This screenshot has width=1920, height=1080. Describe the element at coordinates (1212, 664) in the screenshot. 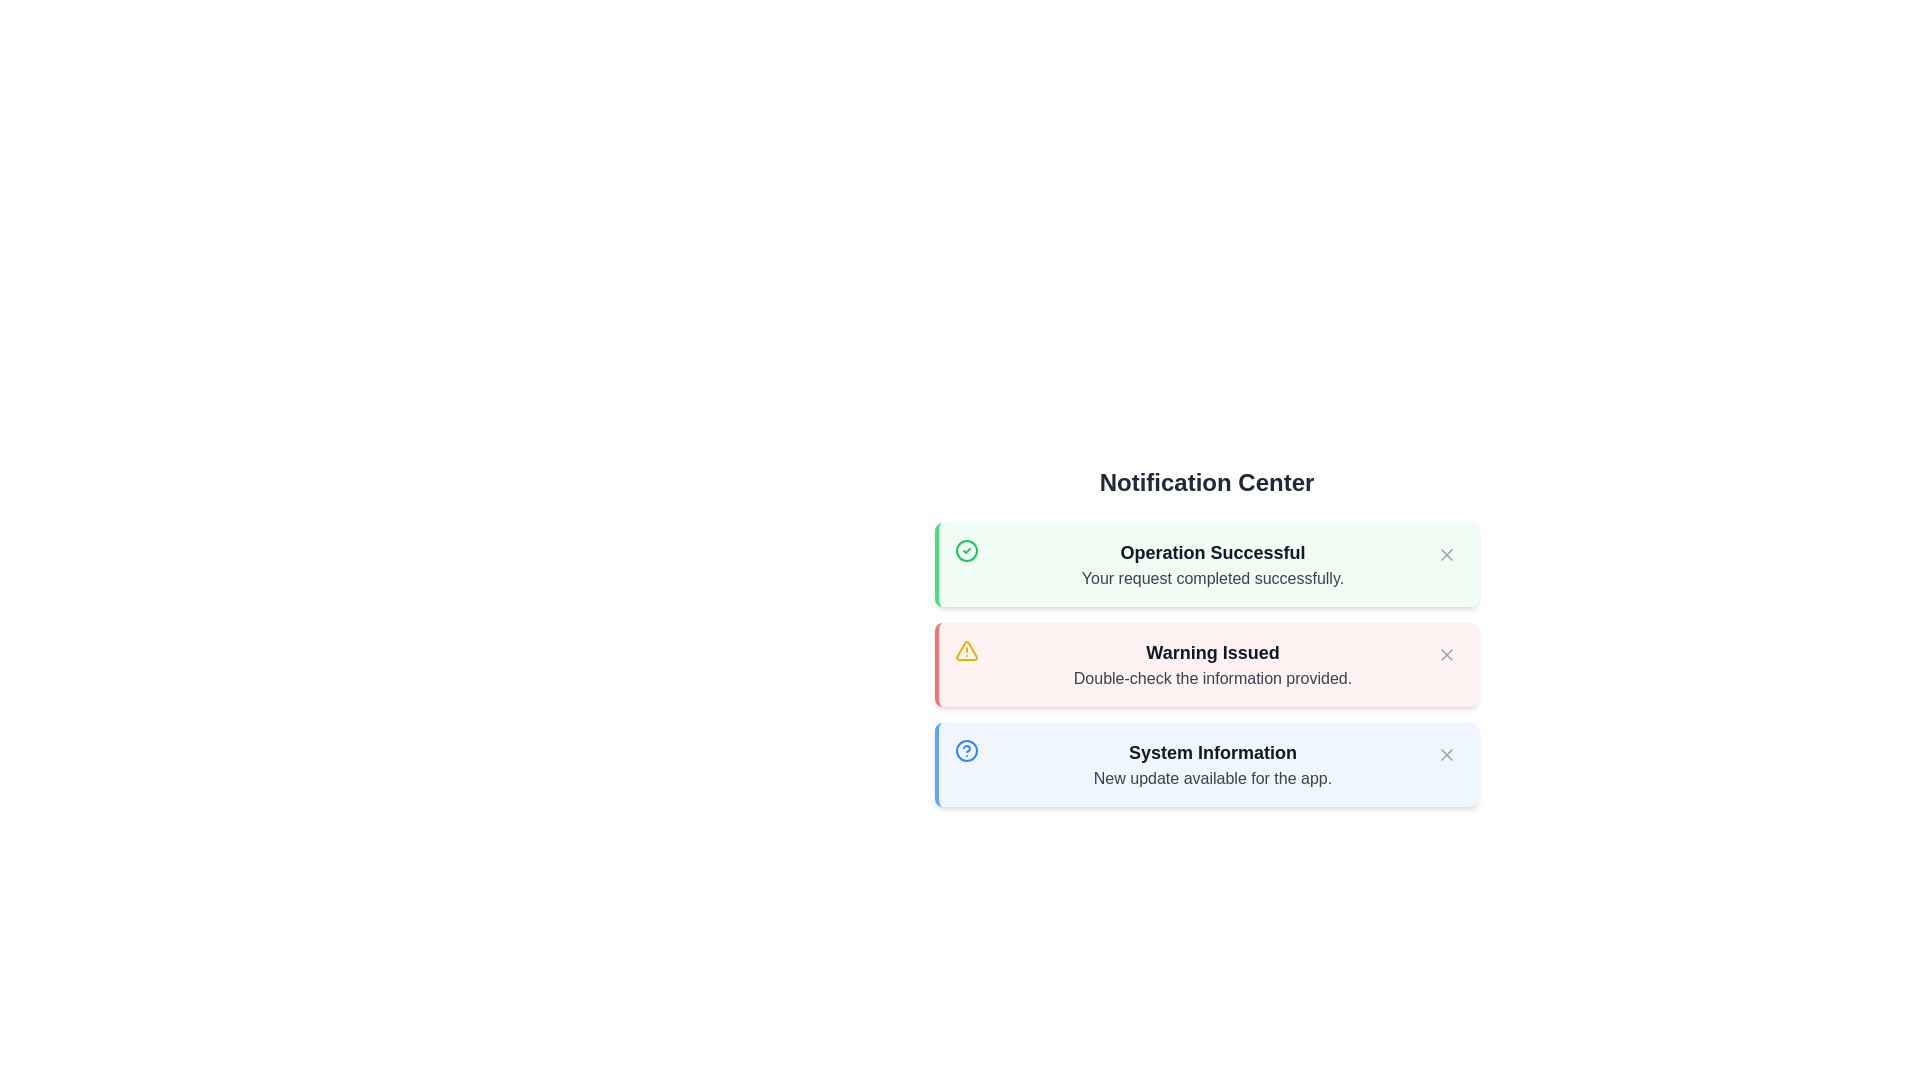

I see `notification with the bold text 'Warning Issued' and the smaller text 'Double-check the information provided.' in the Notification Center` at that location.